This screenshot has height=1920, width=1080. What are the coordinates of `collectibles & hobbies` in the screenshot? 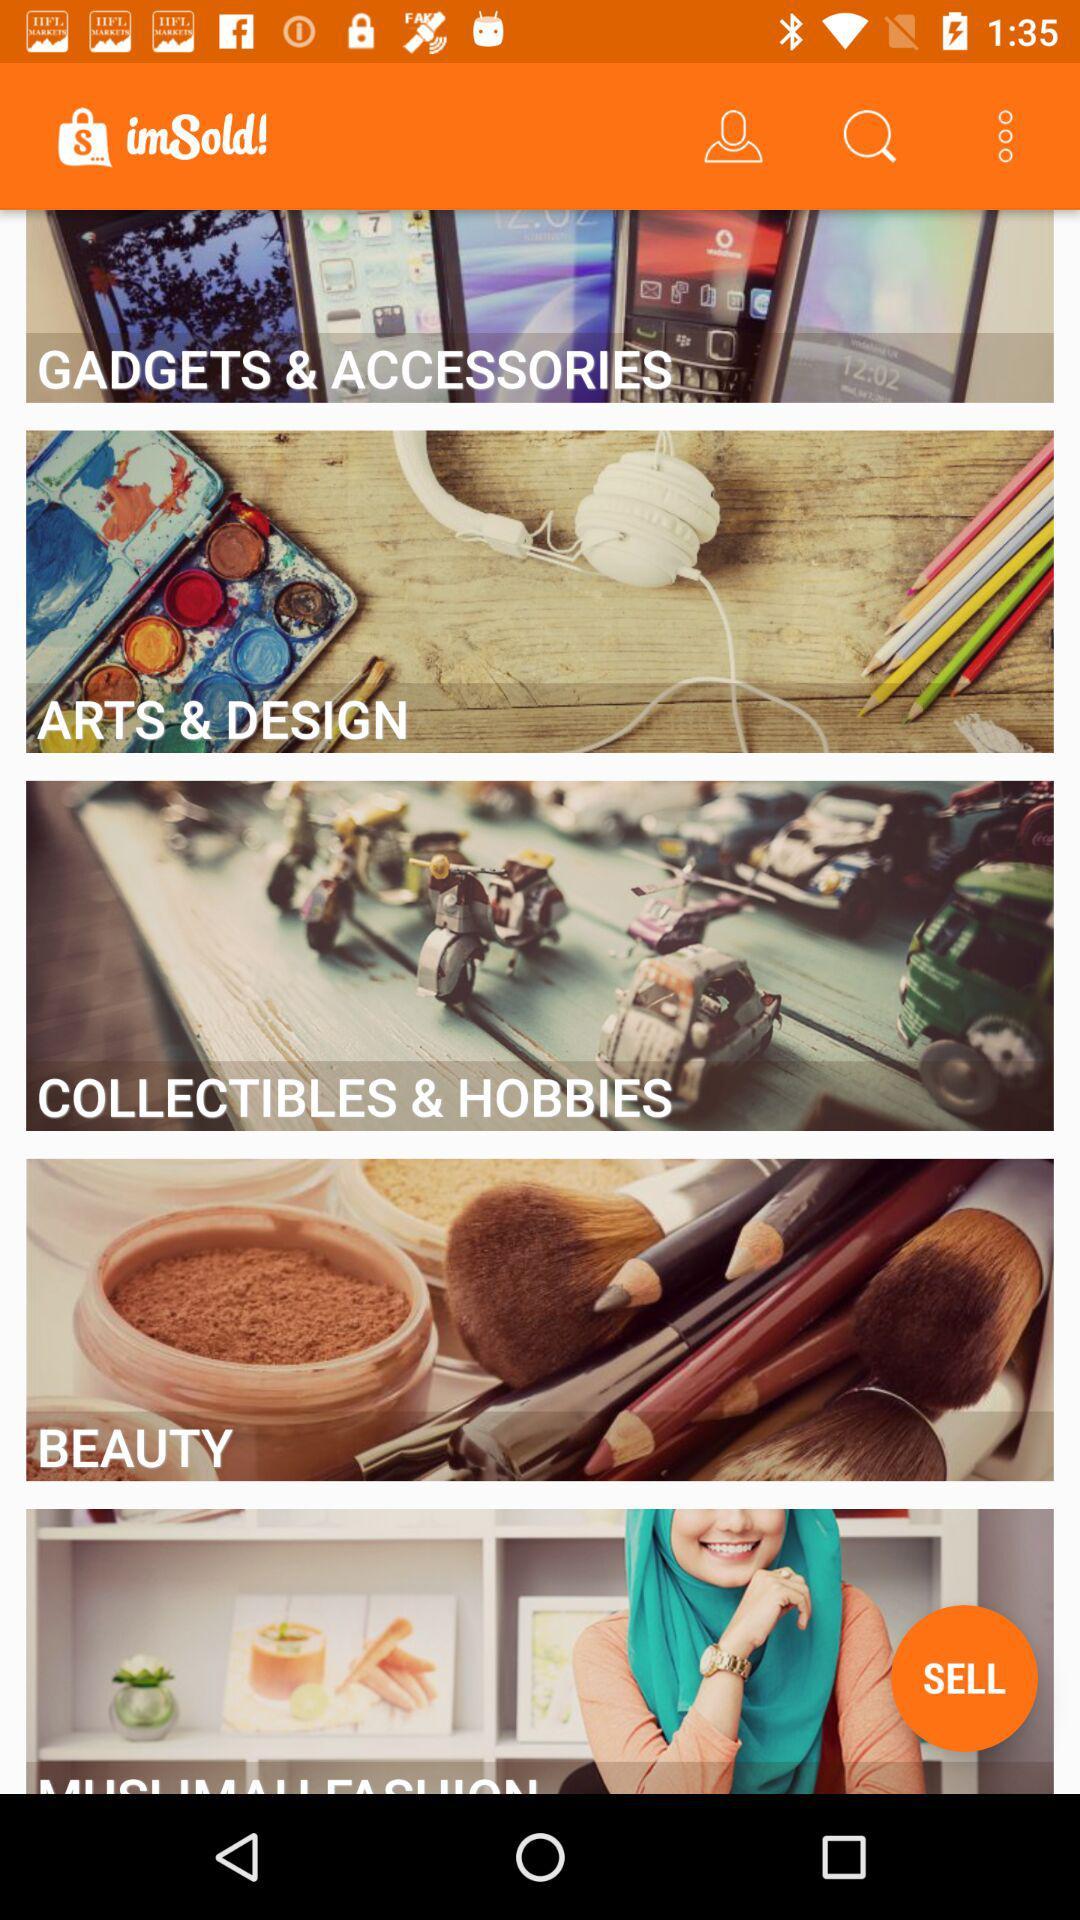 It's located at (540, 1095).